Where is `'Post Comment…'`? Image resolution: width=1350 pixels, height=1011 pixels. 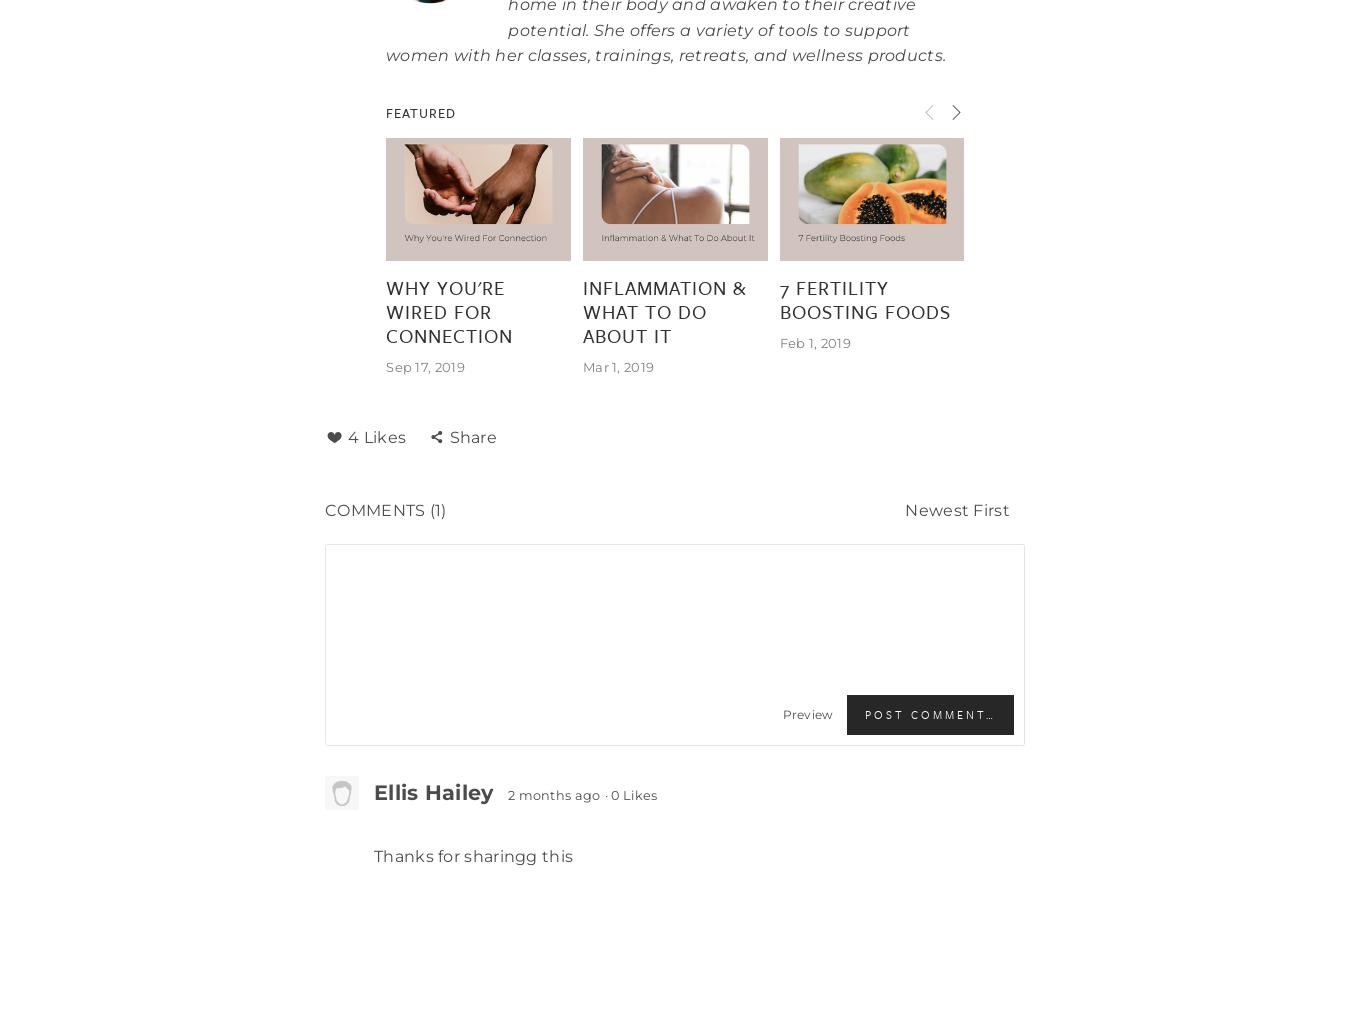
'Post Comment…' is located at coordinates (929, 712).